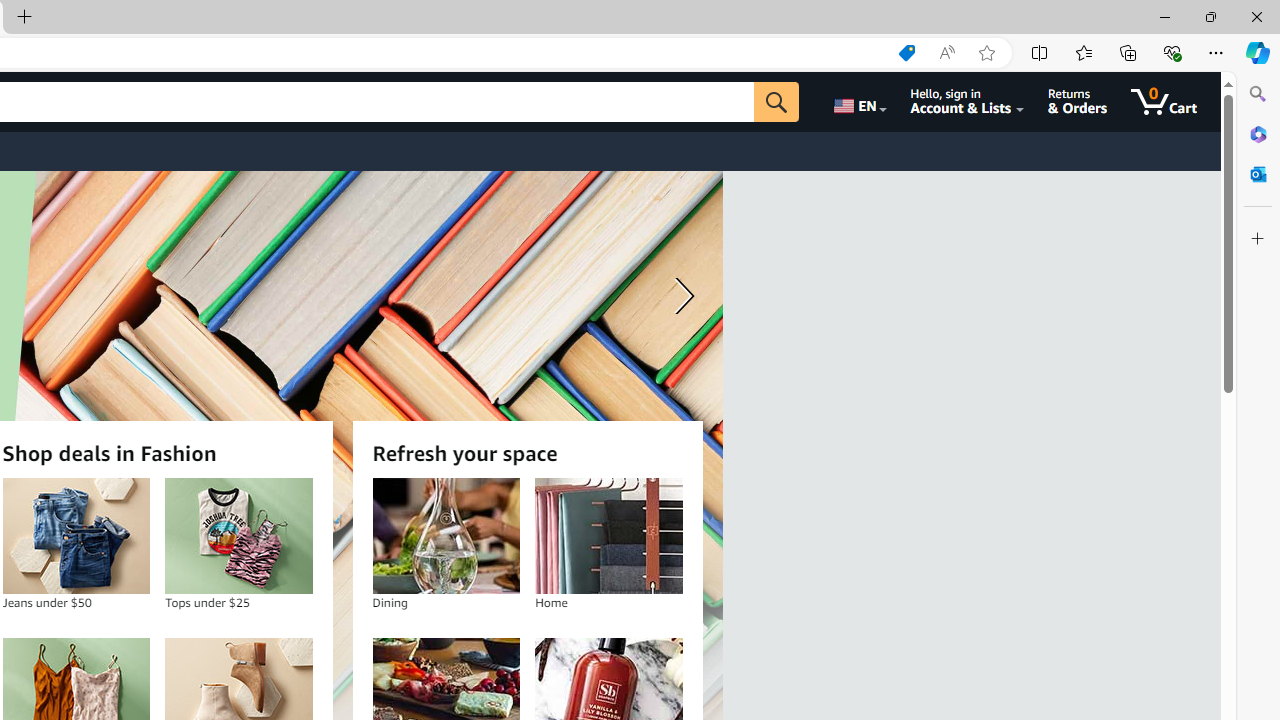 This screenshot has height=720, width=1280. Describe the element at coordinates (238, 535) in the screenshot. I see `'Tops under $25'` at that location.